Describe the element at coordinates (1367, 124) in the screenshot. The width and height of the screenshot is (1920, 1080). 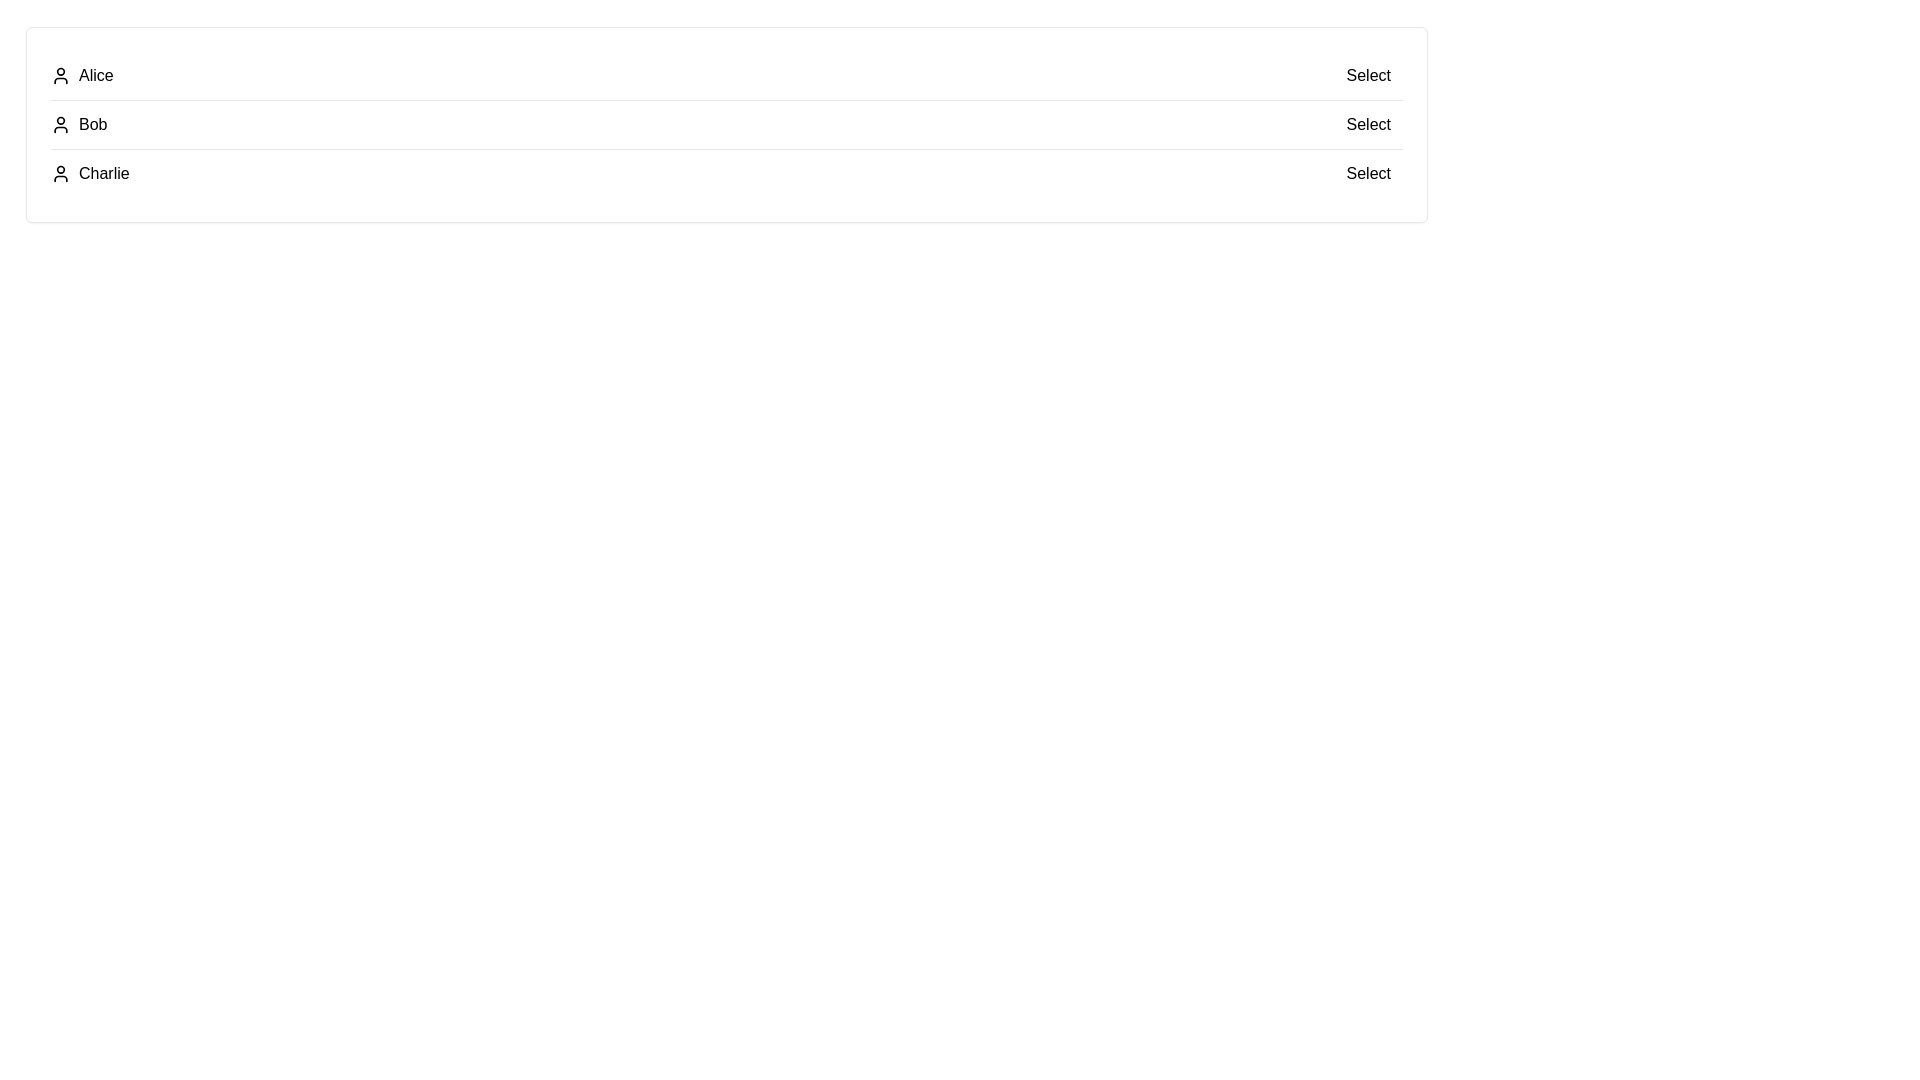
I see `the 'Select' button for the user Bob` at that location.